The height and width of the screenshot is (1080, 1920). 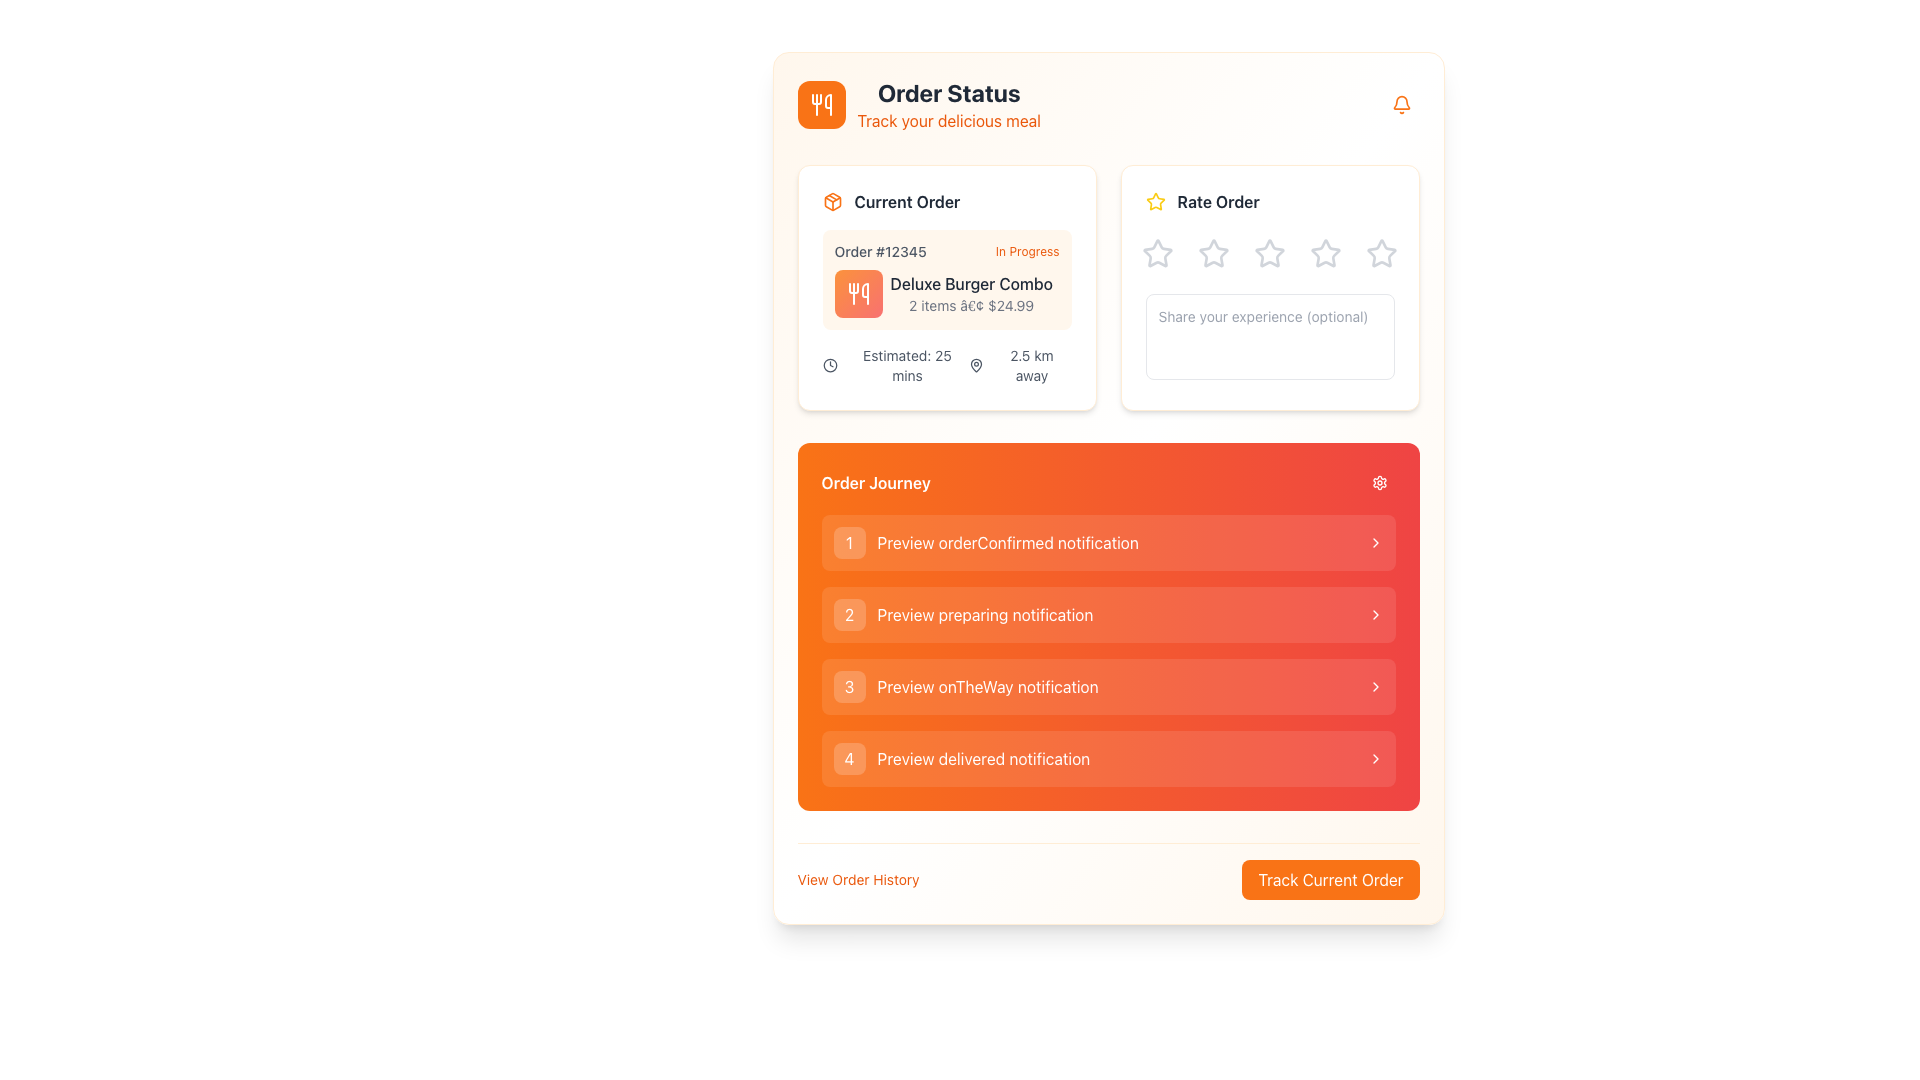 What do you see at coordinates (1269, 253) in the screenshot?
I see `the third star rating icon in the Rate Order section, which is interactive and changes color on hover` at bounding box center [1269, 253].